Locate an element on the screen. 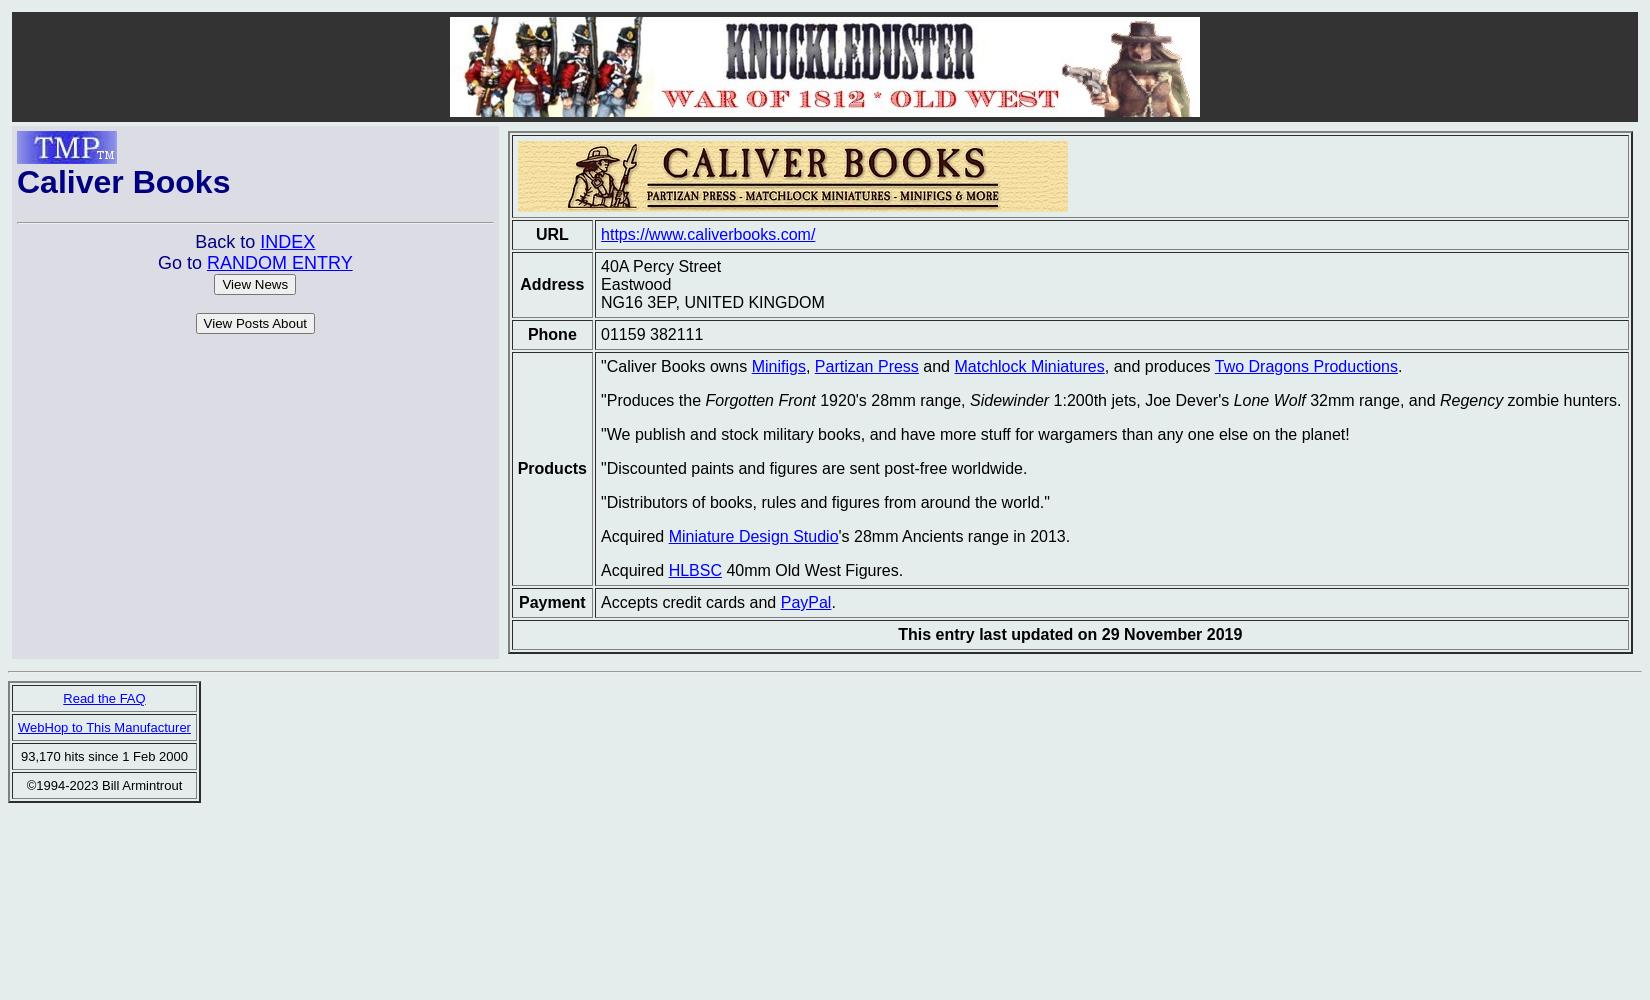 Image resolution: width=1650 pixels, height=1000 pixels. 'WebHop to This Manufacturer' is located at coordinates (103, 726).